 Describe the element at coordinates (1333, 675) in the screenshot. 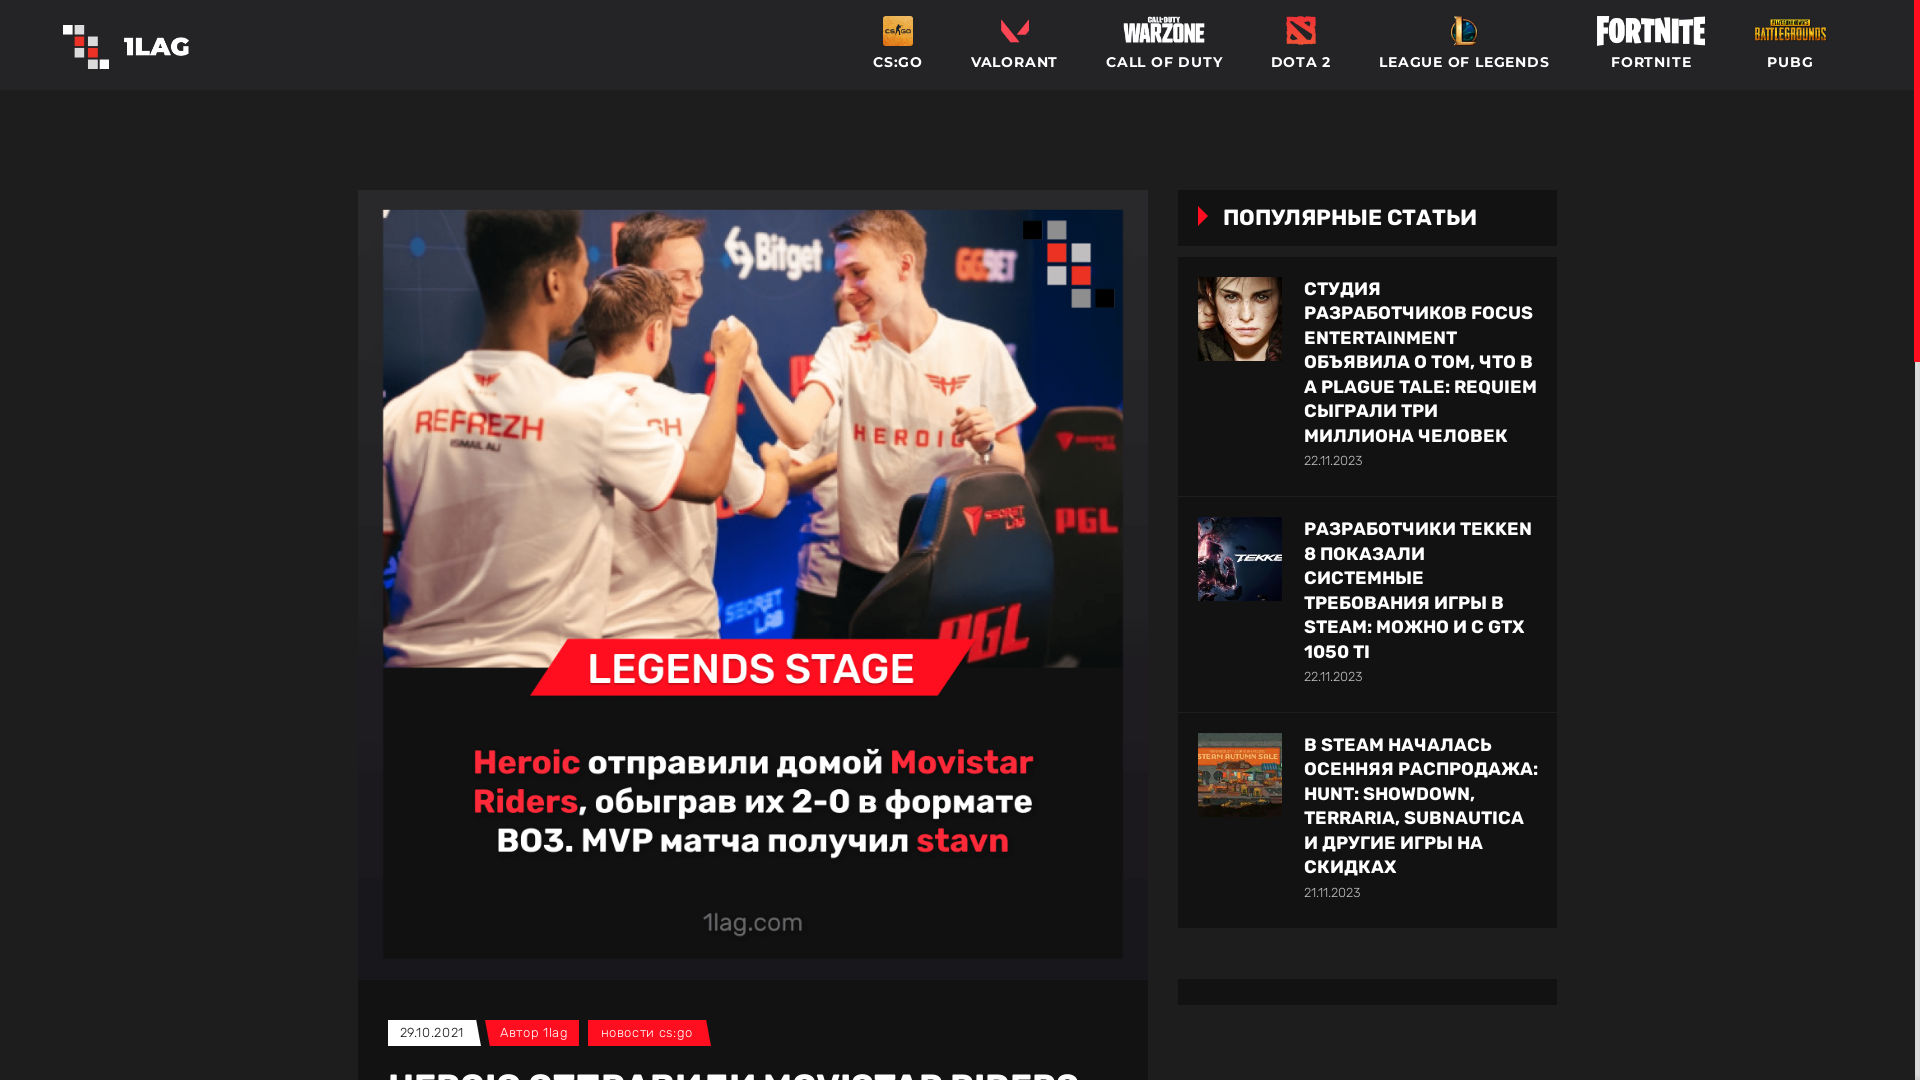

I see `'22.11.2023'` at that location.